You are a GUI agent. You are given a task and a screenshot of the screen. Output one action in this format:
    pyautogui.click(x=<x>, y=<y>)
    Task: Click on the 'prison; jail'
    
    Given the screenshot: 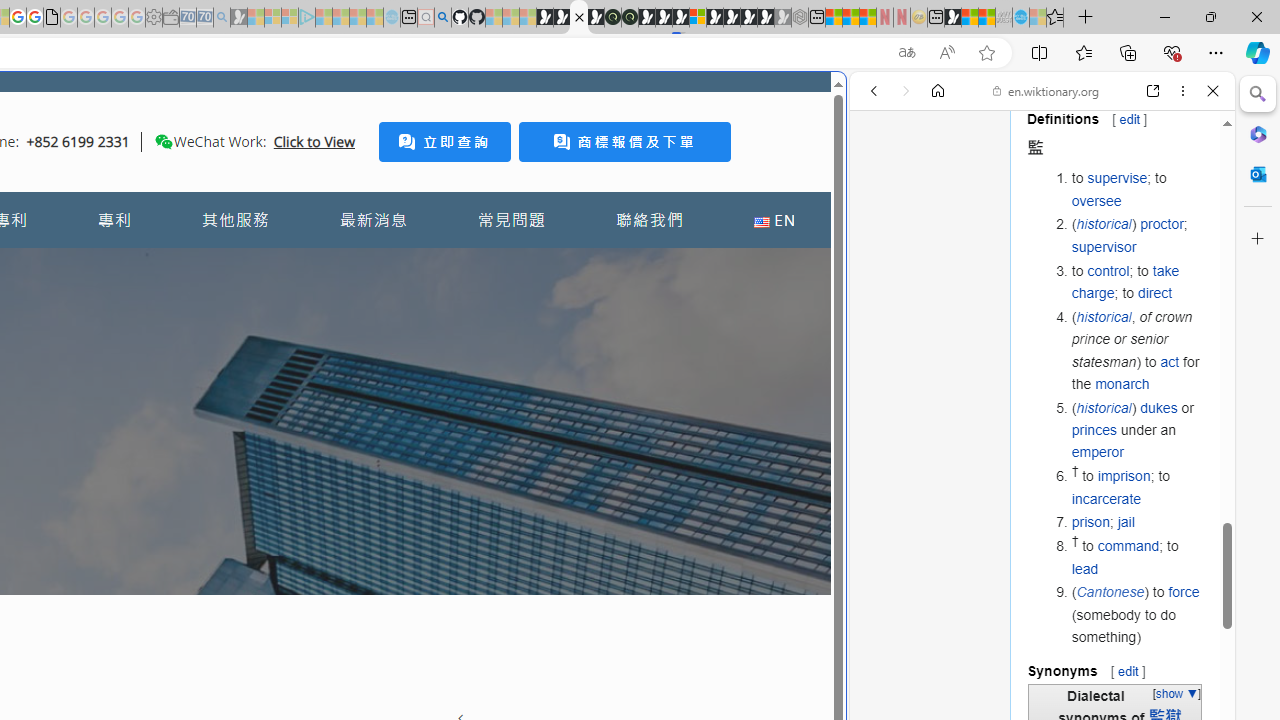 What is the action you would take?
    pyautogui.click(x=1137, y=521)
    